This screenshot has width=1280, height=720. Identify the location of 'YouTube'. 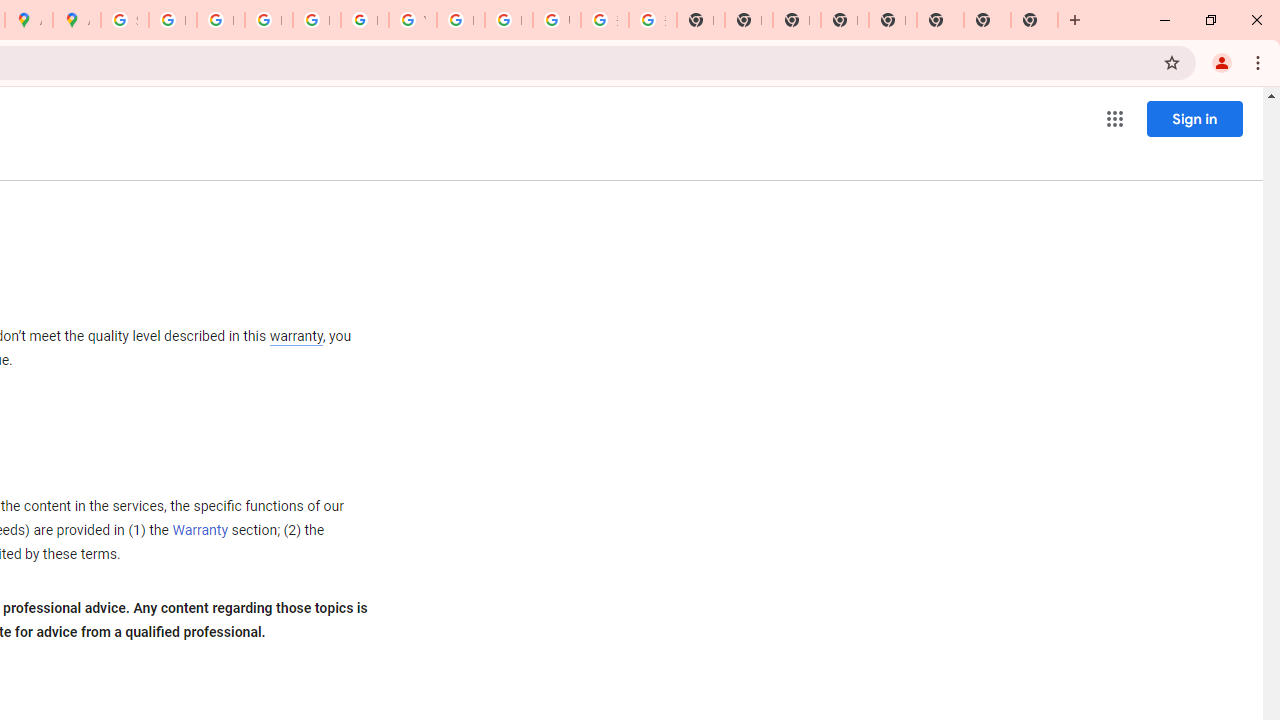
(411, 20).